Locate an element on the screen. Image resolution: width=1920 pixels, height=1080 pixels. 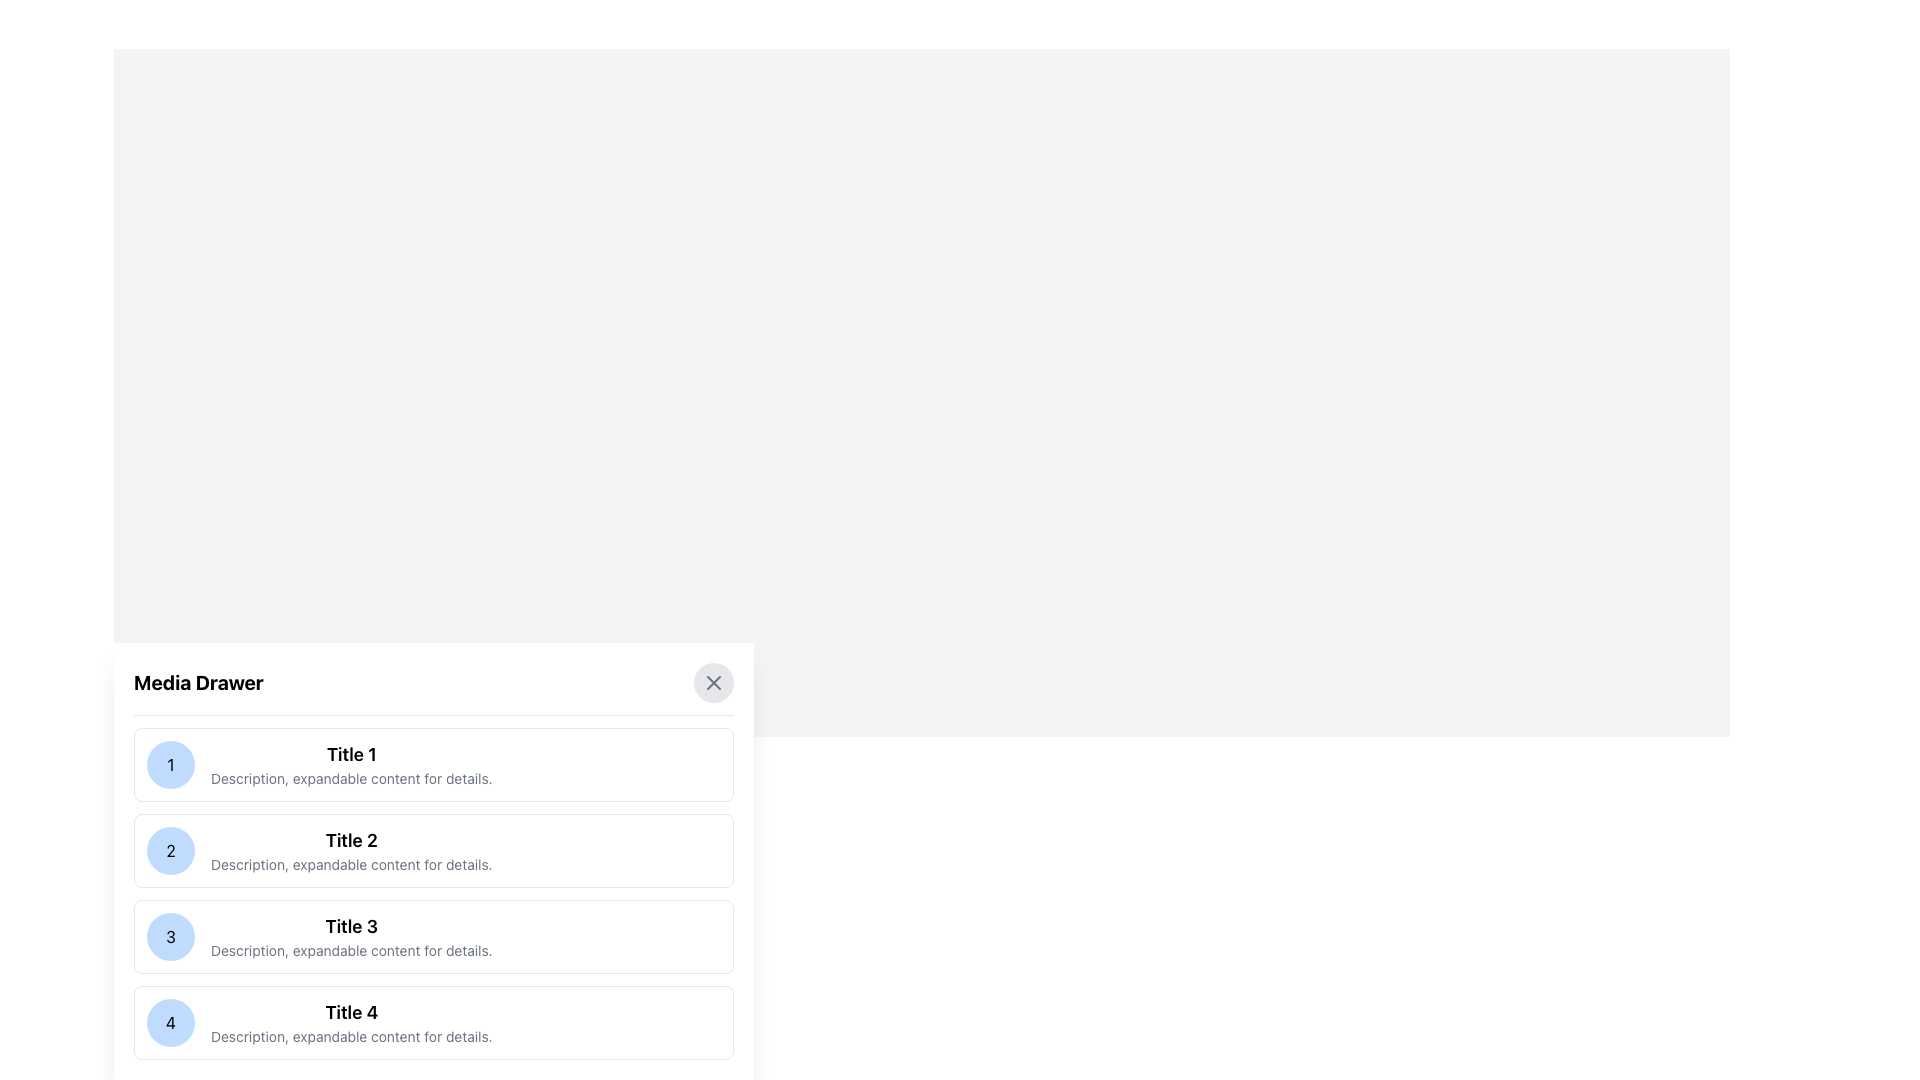
the decorative visual element that serves as an identifier for the first item in the list, located to the left of 'Title 1' is located at coordinates (171, 764).